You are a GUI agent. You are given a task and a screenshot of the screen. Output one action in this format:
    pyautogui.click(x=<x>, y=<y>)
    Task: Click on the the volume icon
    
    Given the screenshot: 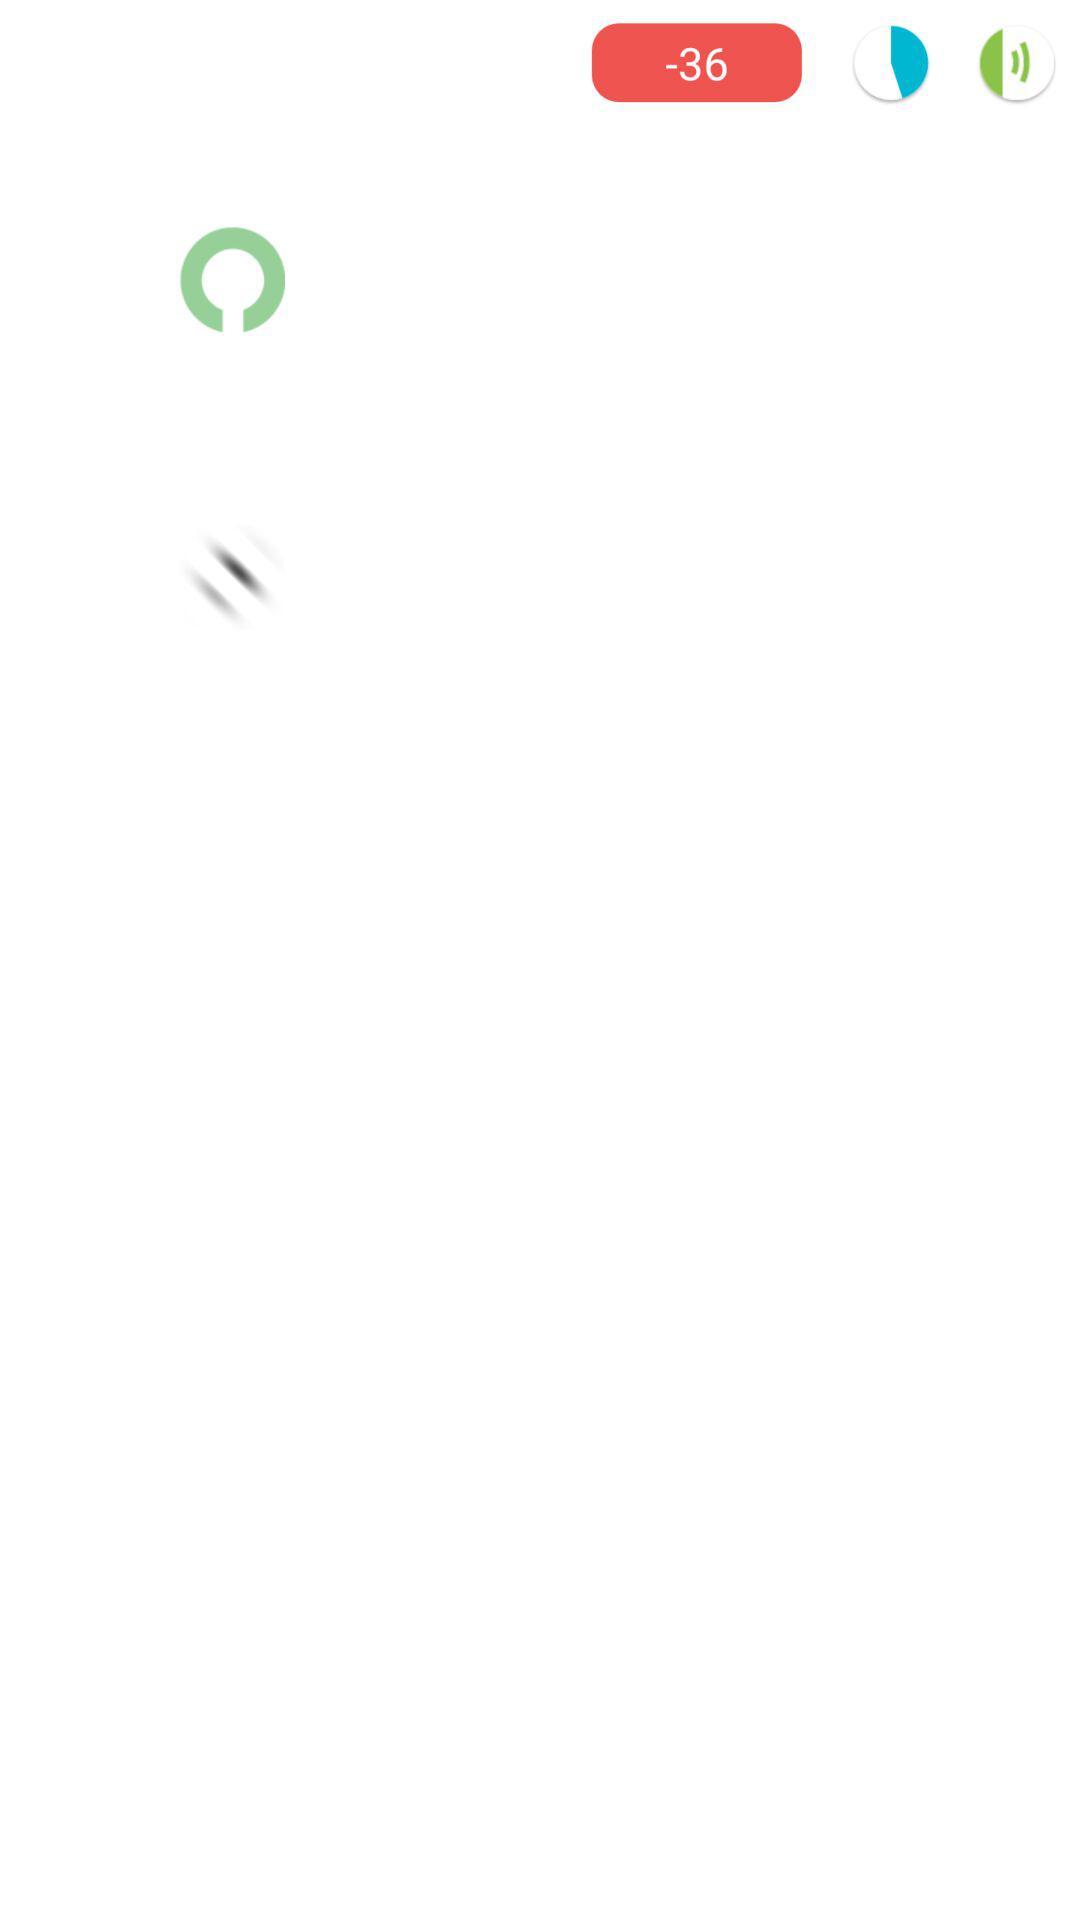 What is the action you would take?
    pyautogui.click(x=1017, y=62)
    